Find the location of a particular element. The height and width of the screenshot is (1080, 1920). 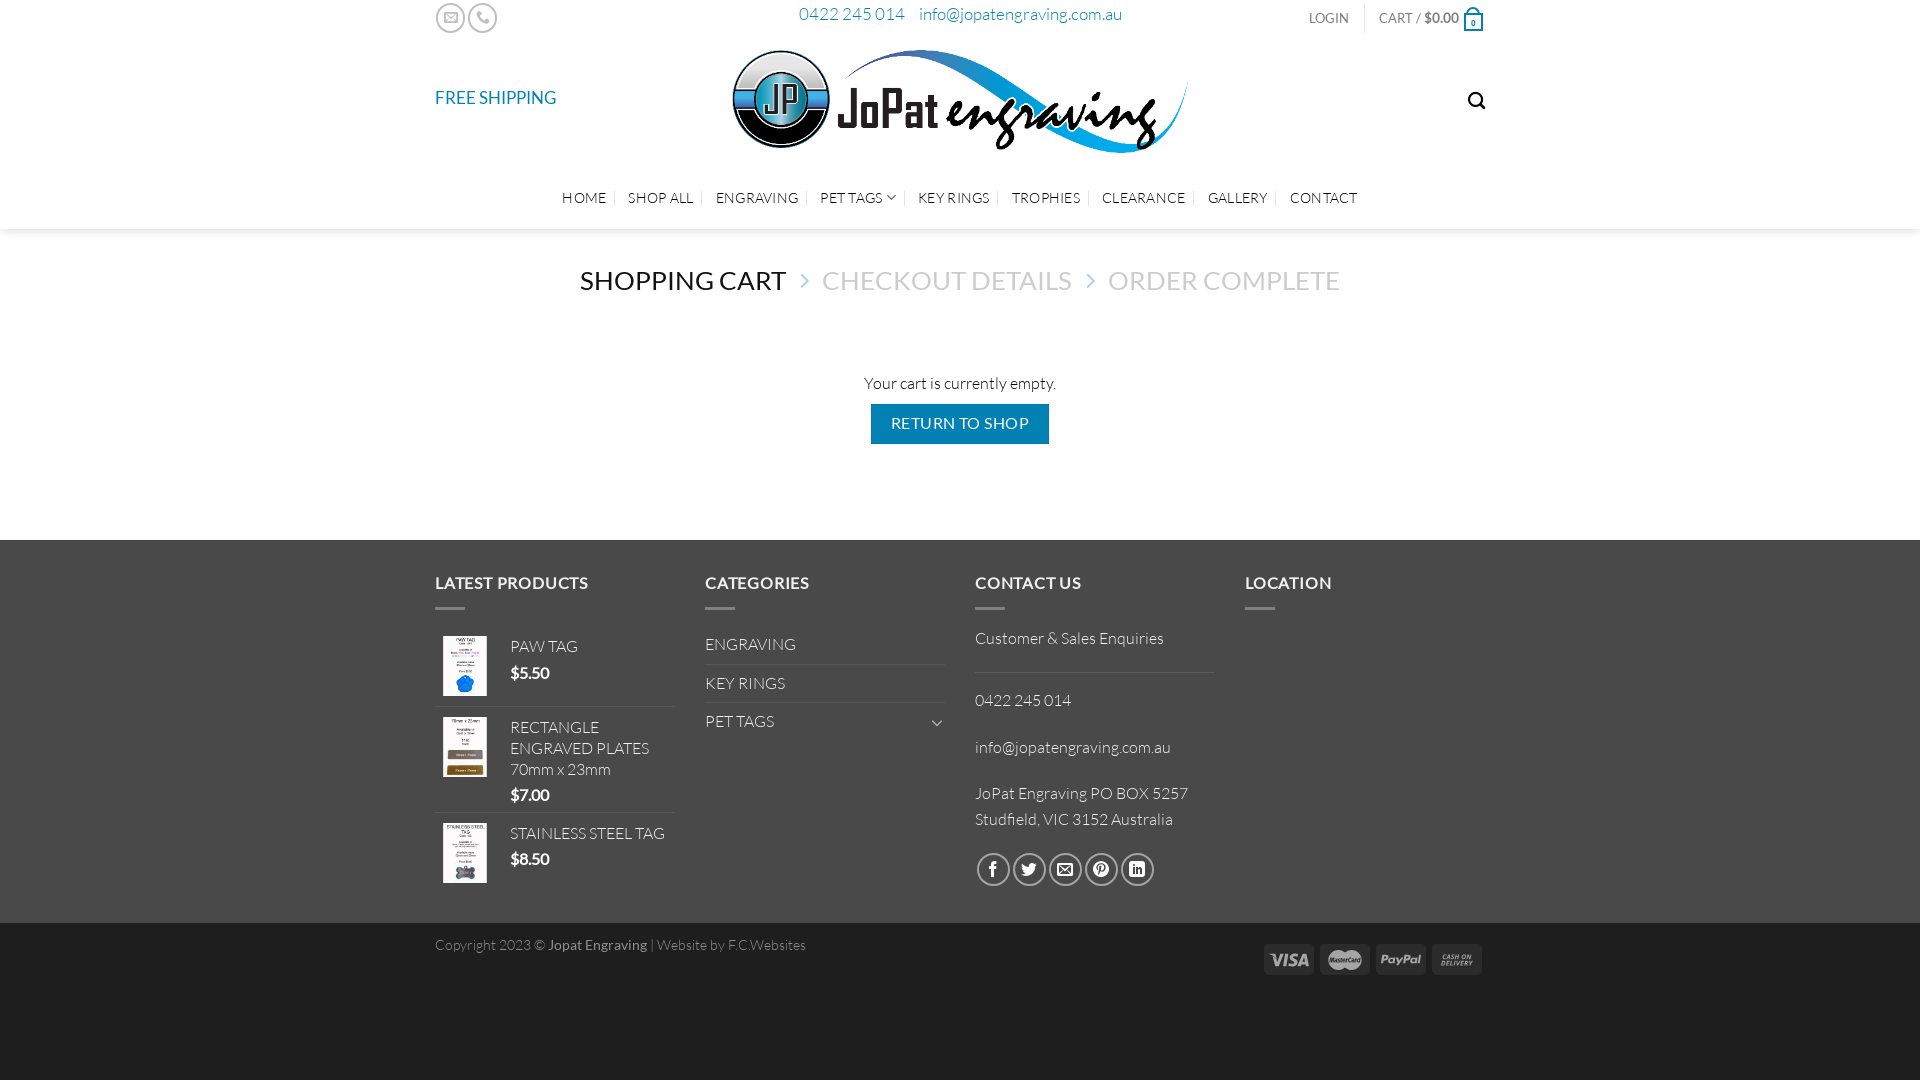

'RETURN TO SHOP' is located at coordinates (870, 422).